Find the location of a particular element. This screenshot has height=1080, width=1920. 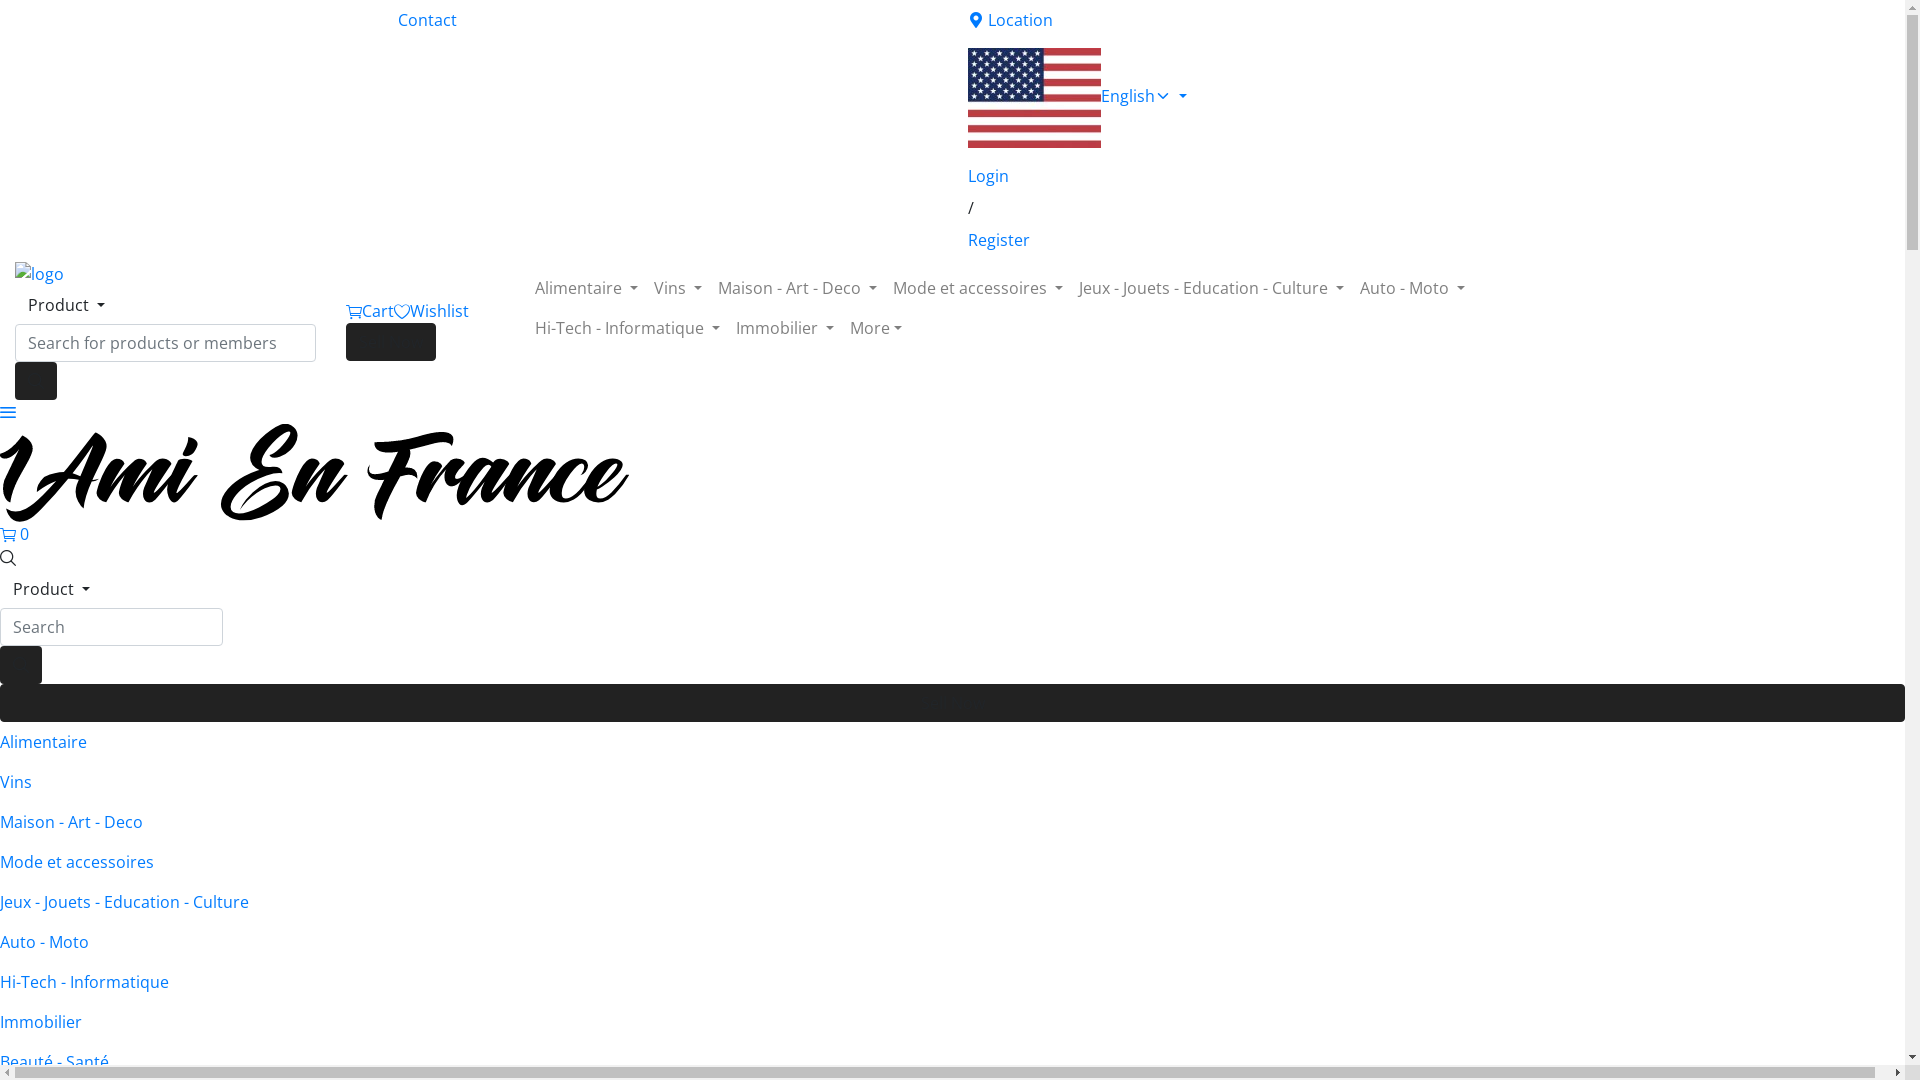

' Location' is located at coordinates (1237, 19).